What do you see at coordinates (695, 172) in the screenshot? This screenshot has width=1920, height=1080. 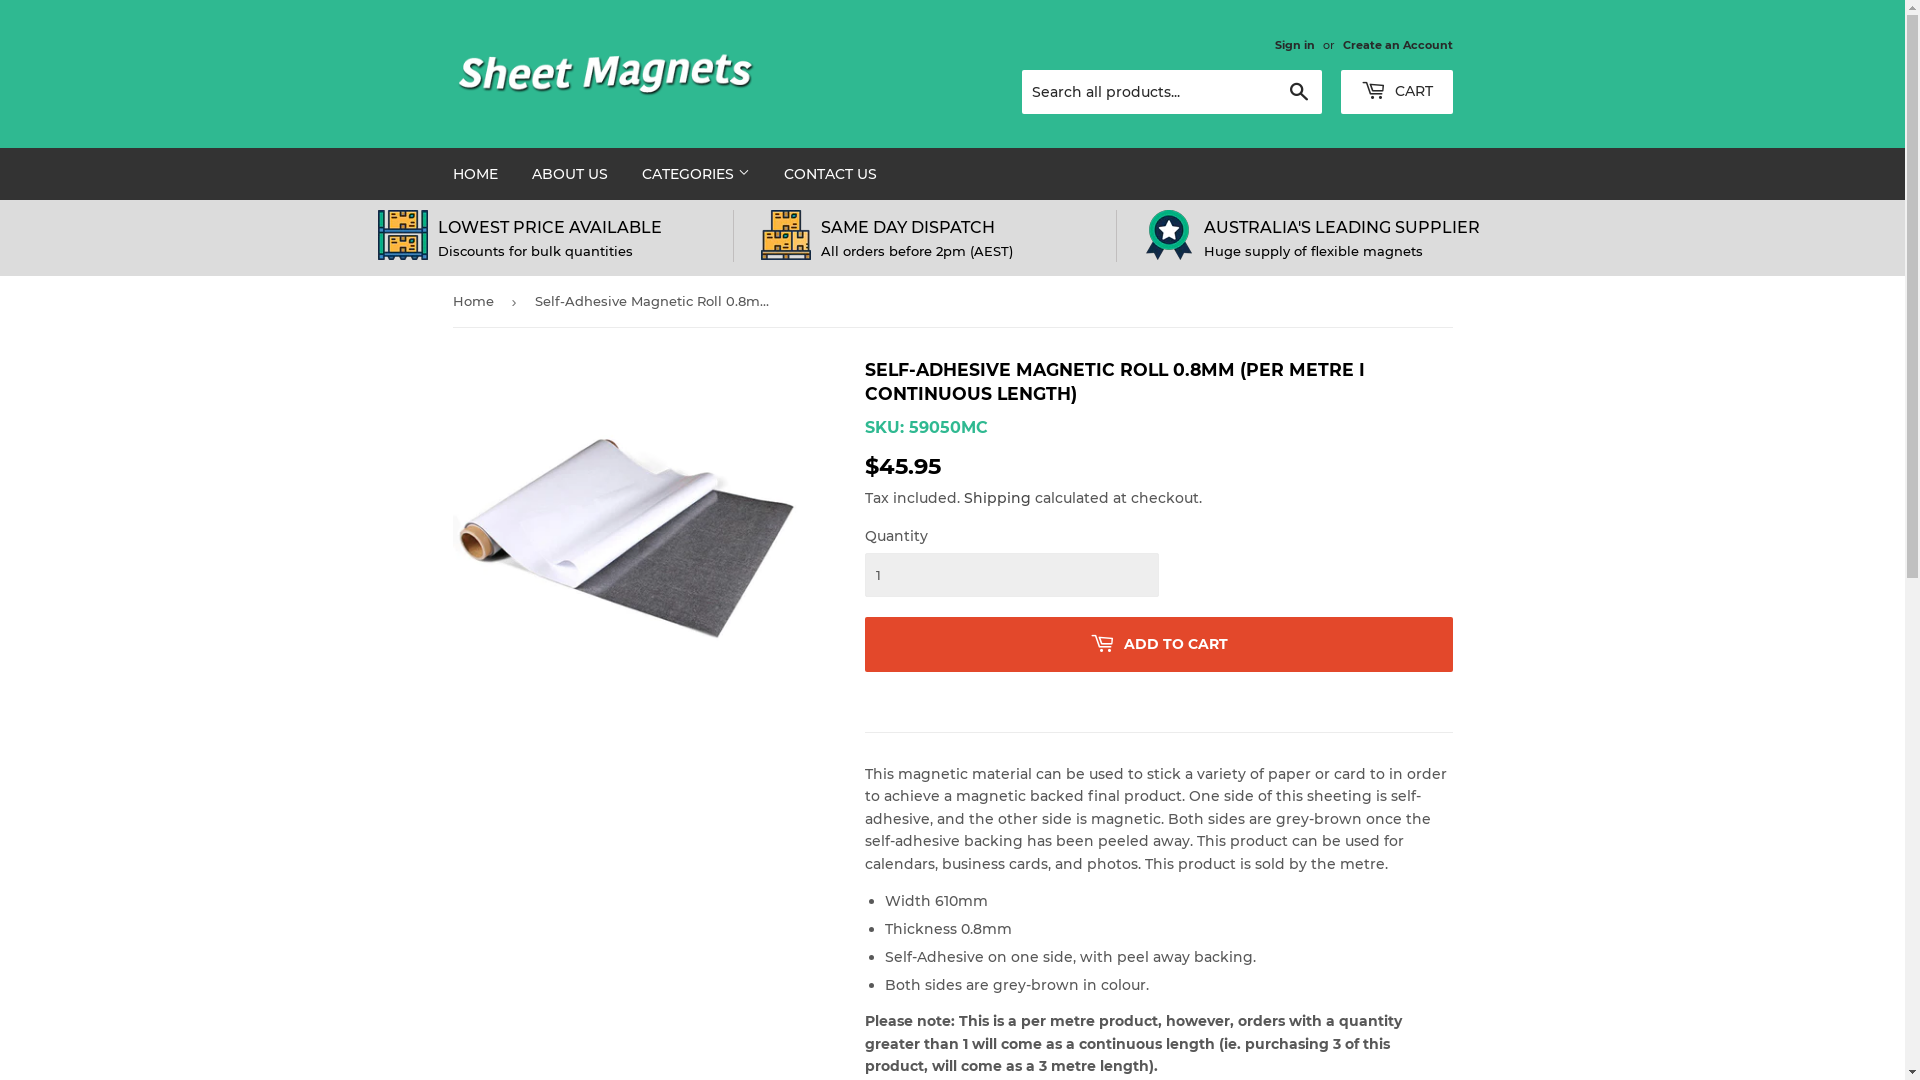 I see `'CATEGORIES'` at bounding box center [695, 172].